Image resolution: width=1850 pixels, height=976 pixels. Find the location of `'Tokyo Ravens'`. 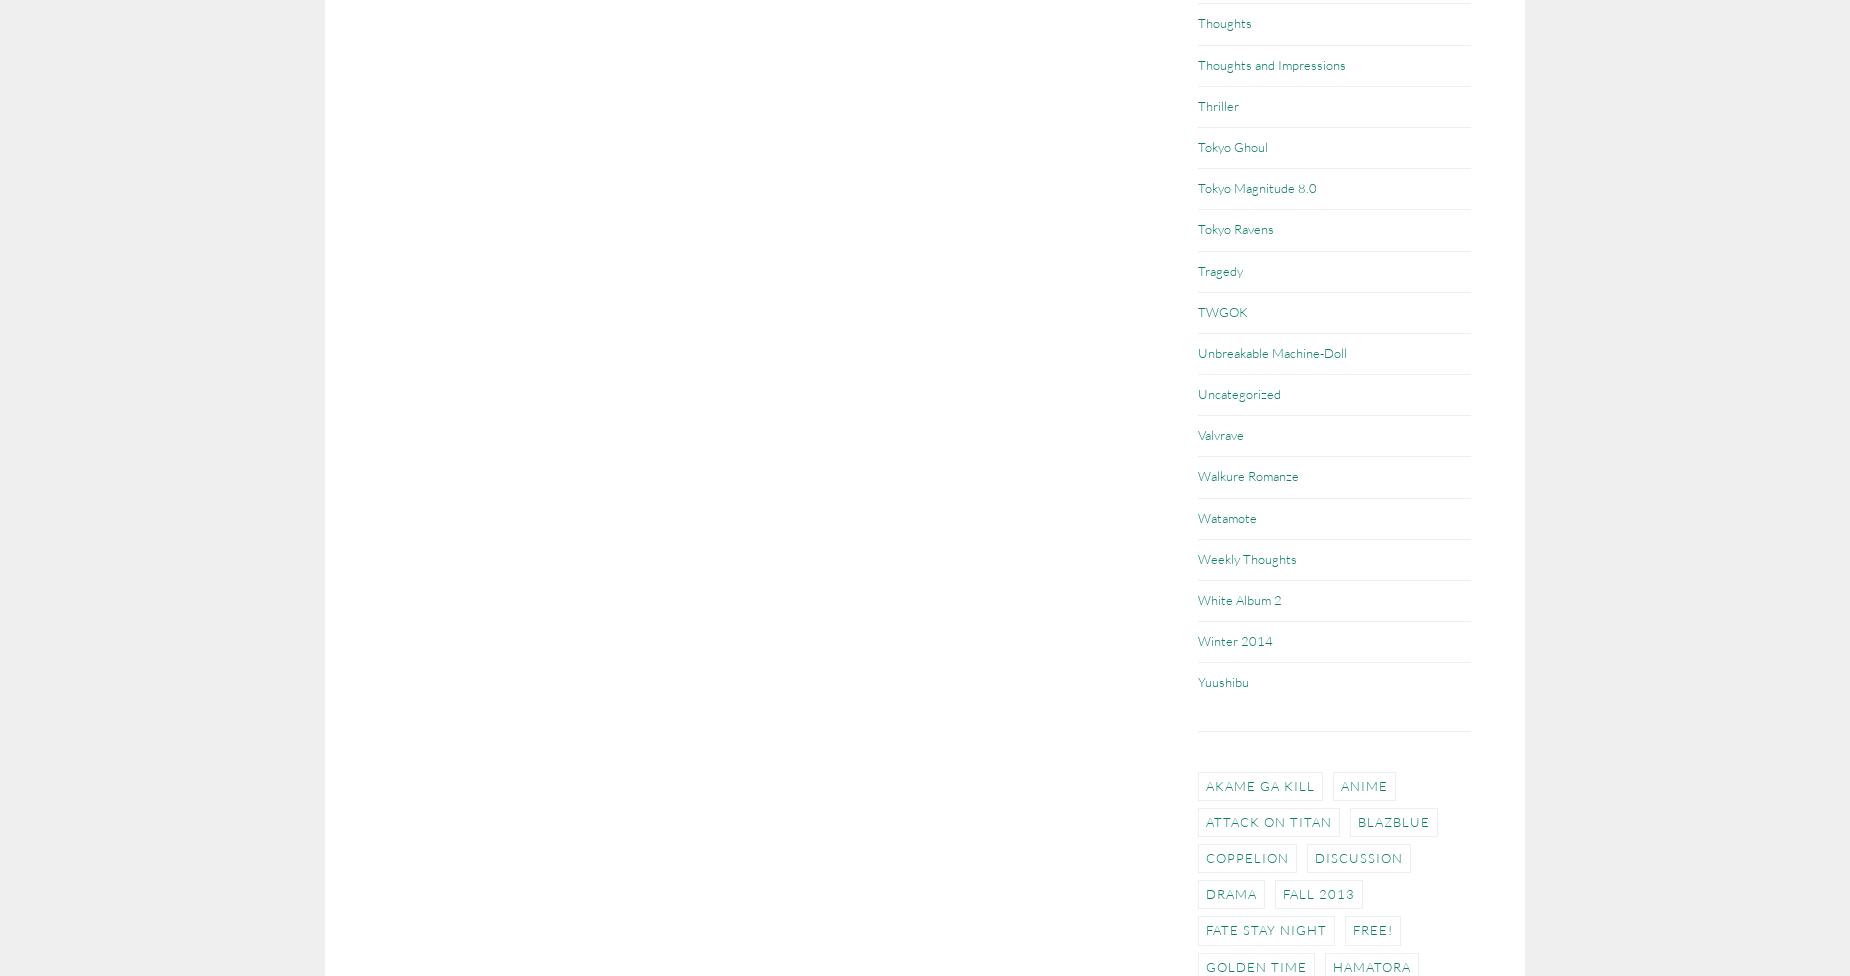

'Tokyo Ravens' is located at coordinates (1234, 227).